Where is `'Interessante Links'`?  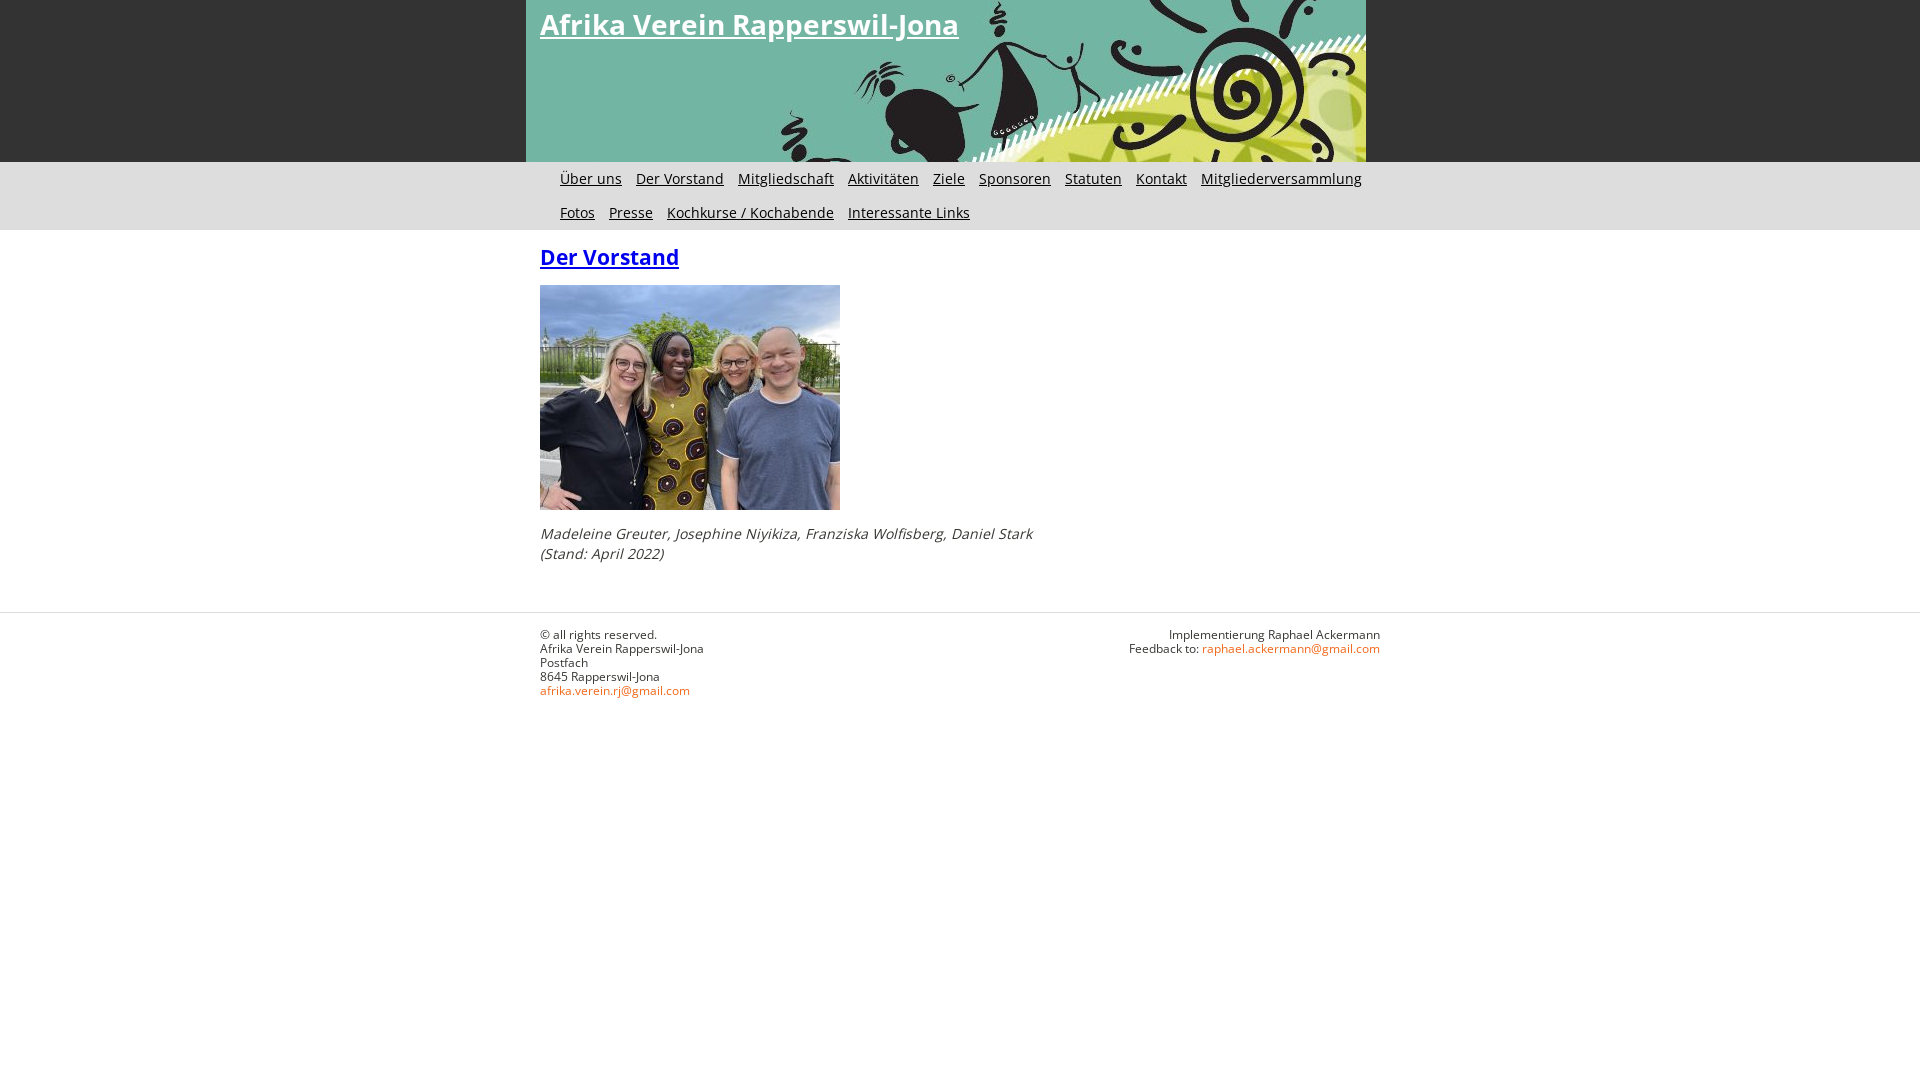 'Interessante Links' is located at coordinates (907, 212).